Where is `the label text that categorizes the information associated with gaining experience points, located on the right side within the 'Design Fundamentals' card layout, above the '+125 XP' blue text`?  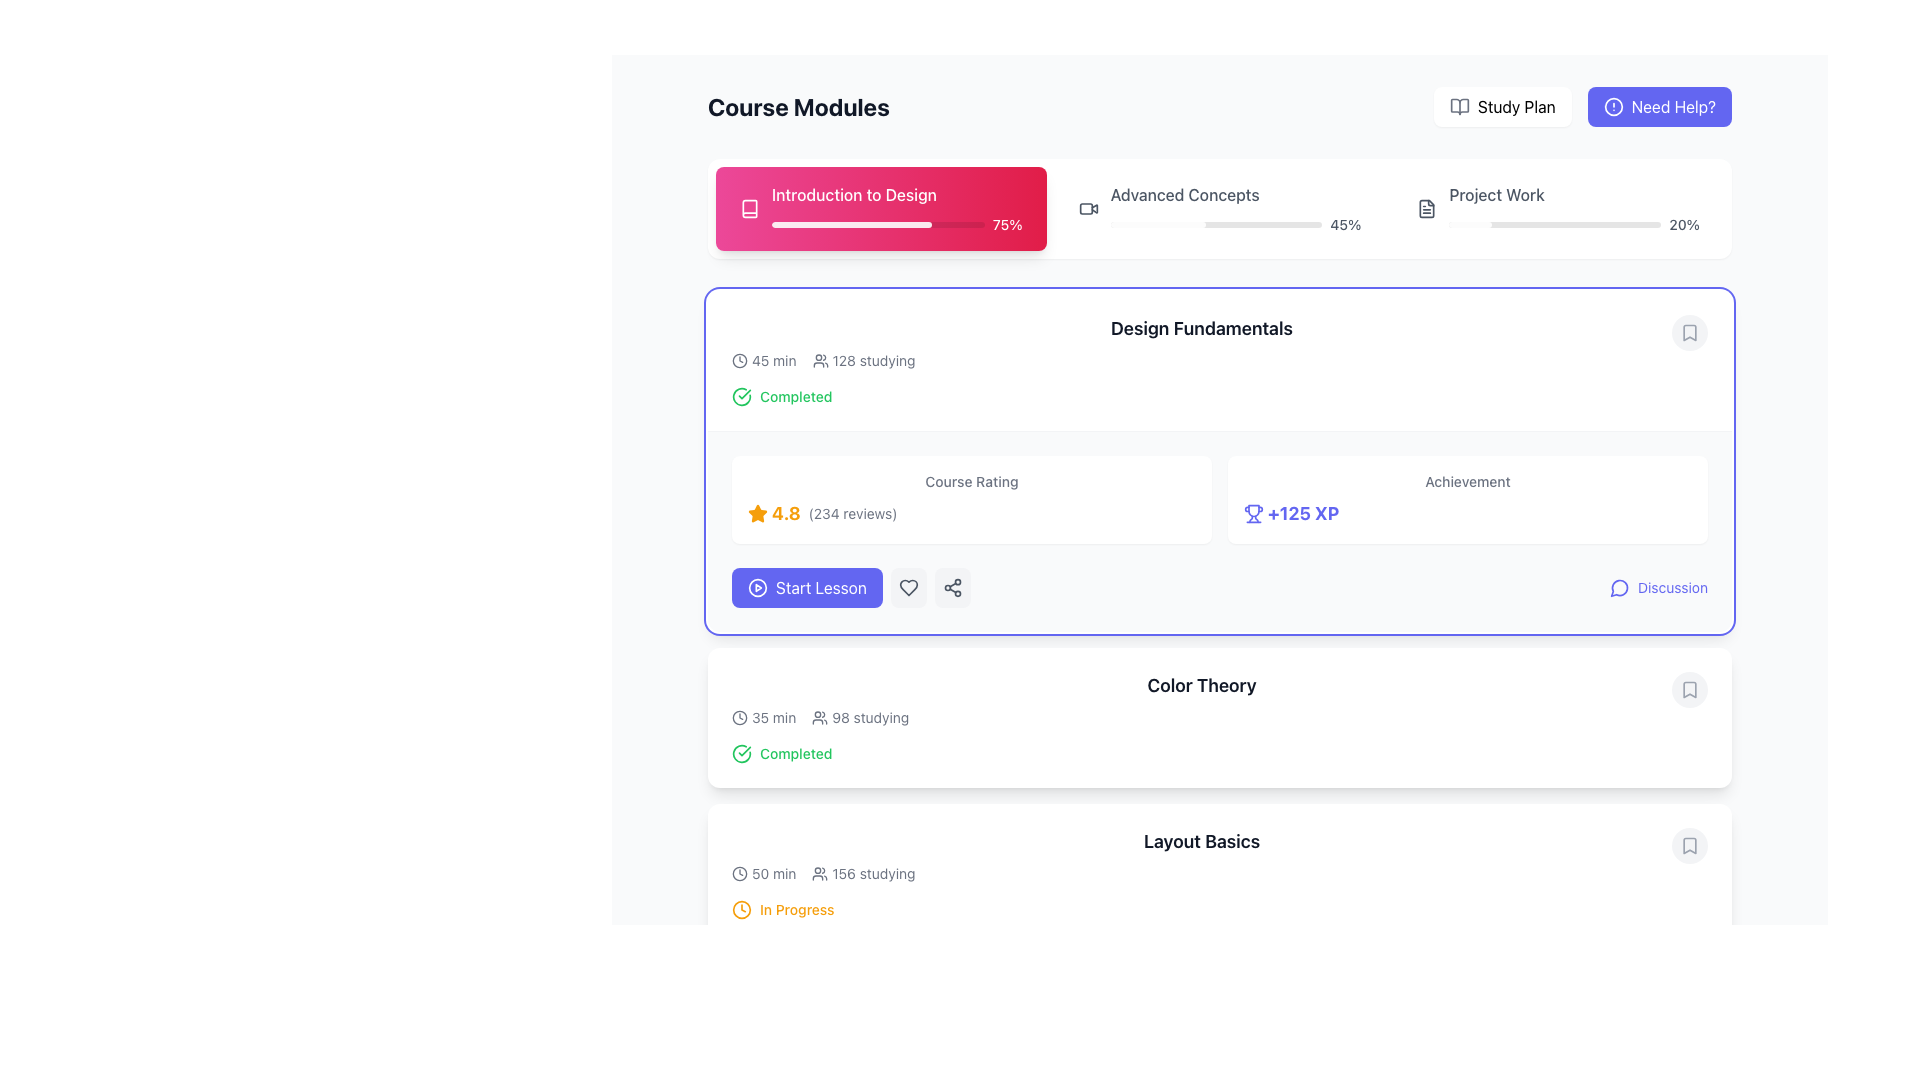 the label text that categorizes the information associated with gaining experience points, located on the right side within the 'Design Fundamentals' card layout, above the '+125 XP' blue text is located at coordinates (1468, 482).